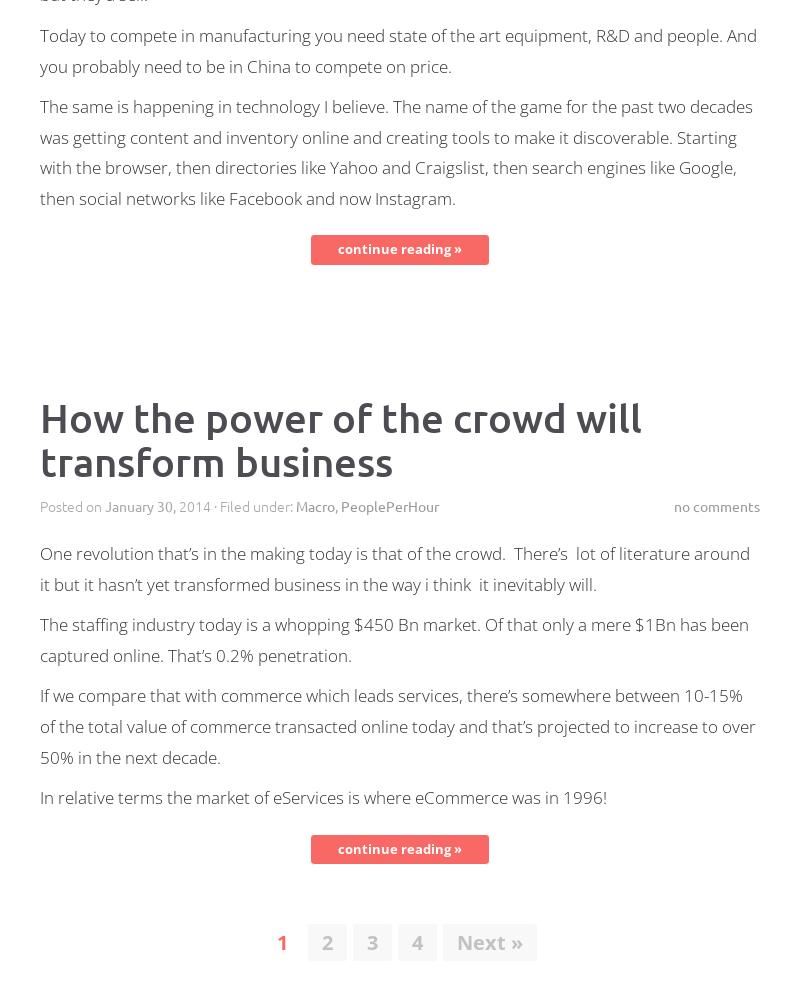 The image size is (800, 998). What do you see at coordinates (371, 942) in the screenshot?
I see `'3'` at bounding box center [371, 942].